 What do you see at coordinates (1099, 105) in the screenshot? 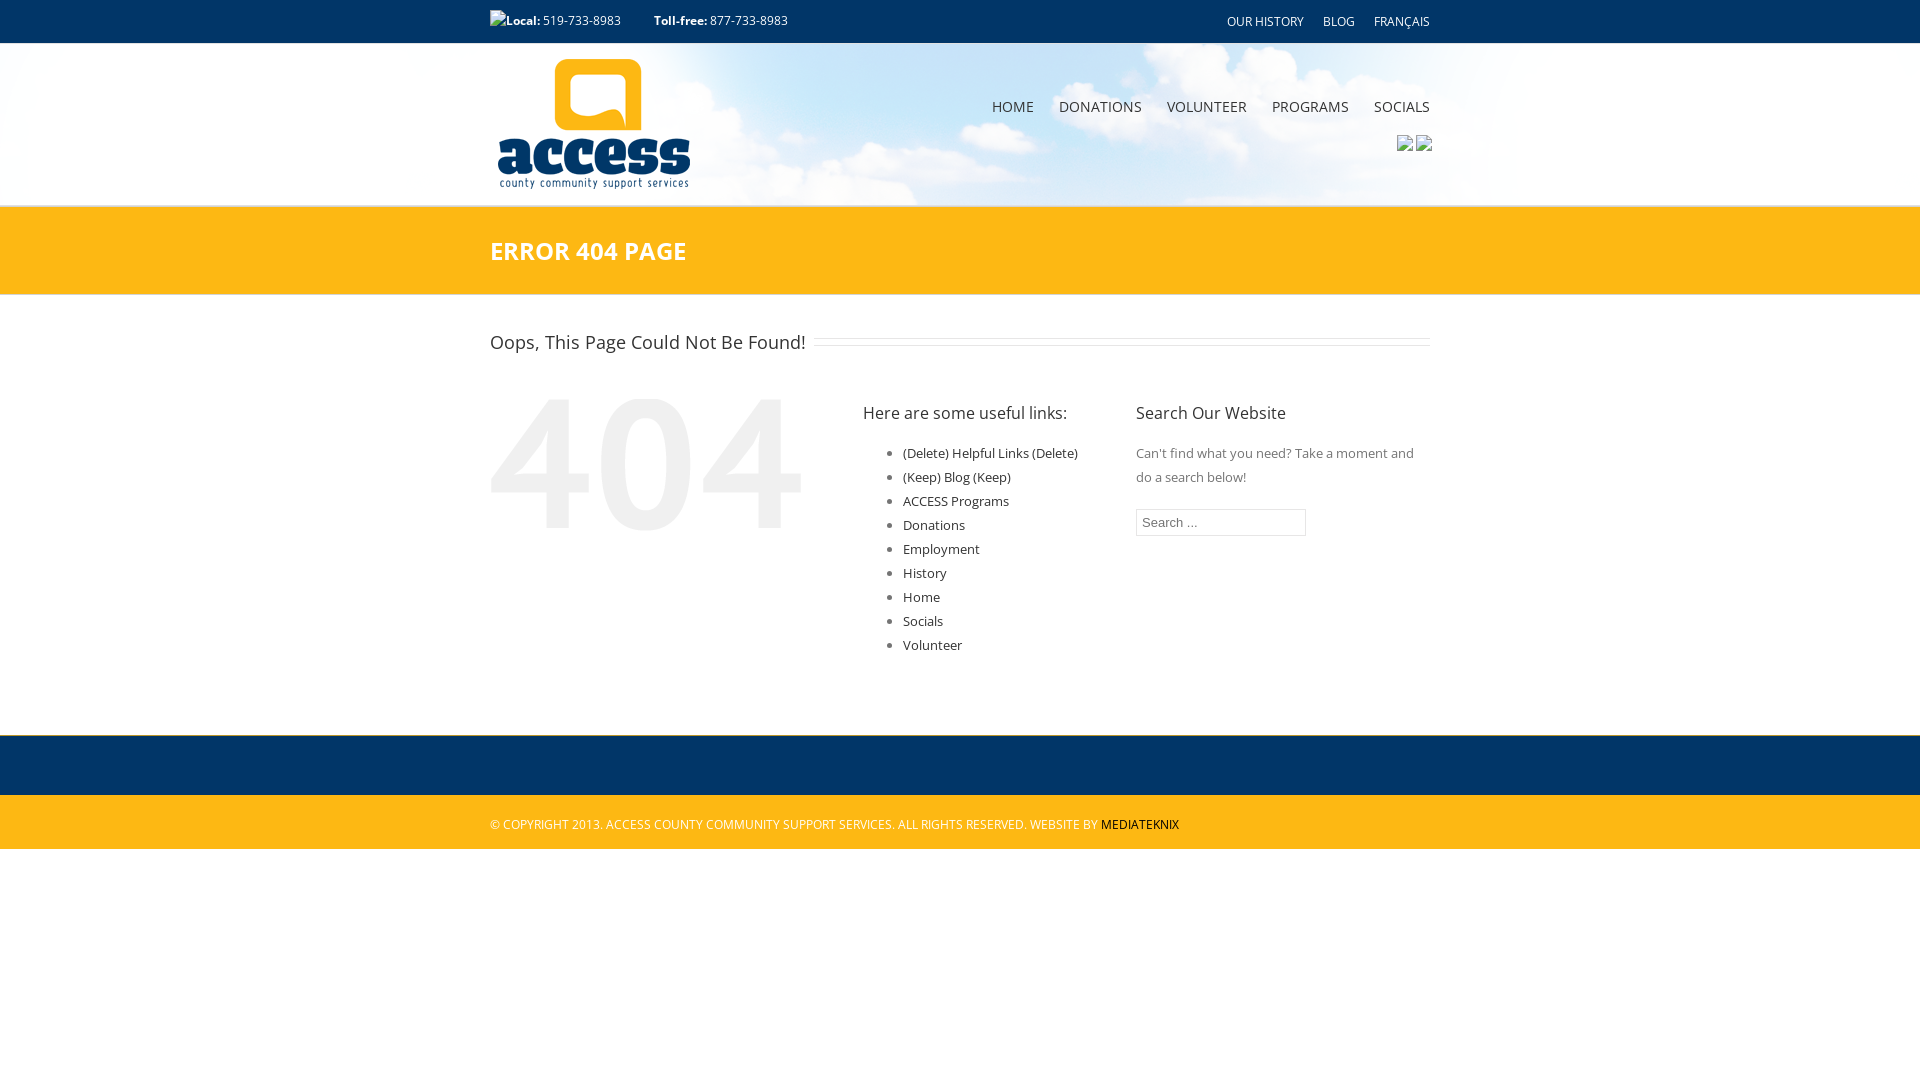
I see `'DONATIONS'` at bounding box center [1099, 105].